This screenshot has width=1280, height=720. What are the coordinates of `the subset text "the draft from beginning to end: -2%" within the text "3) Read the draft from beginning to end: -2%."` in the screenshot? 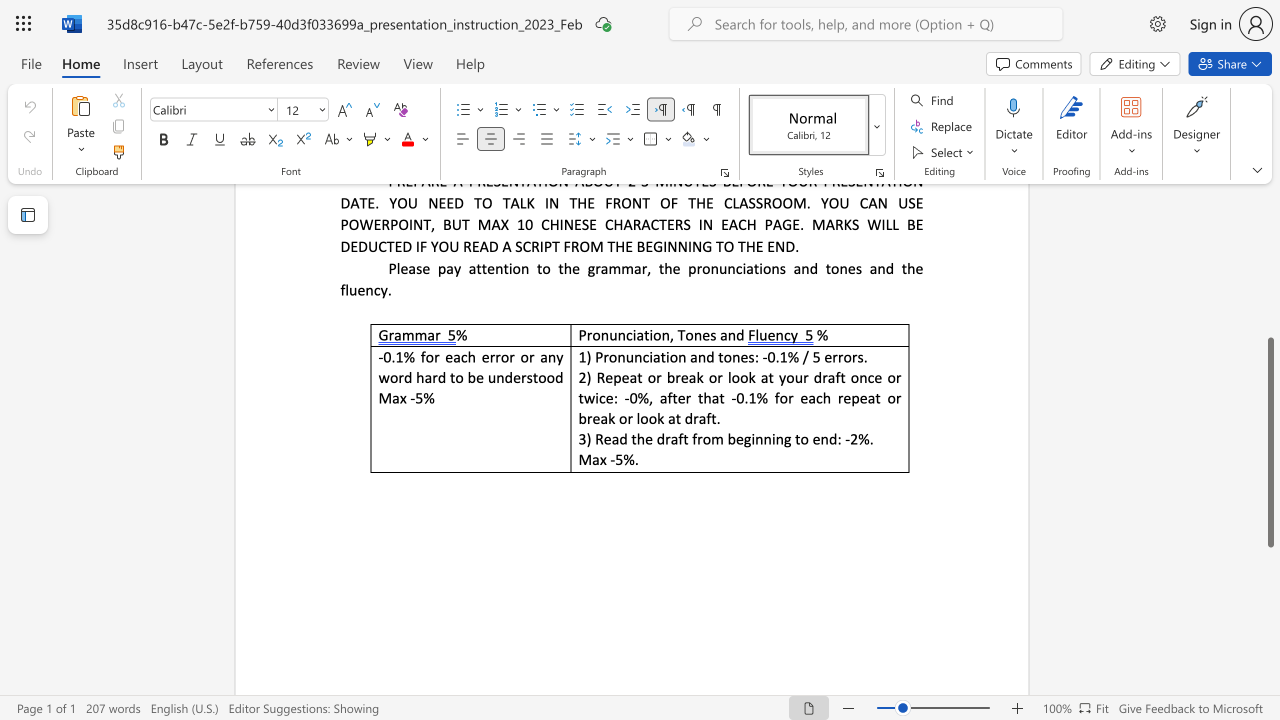 It's located at (630, 438).